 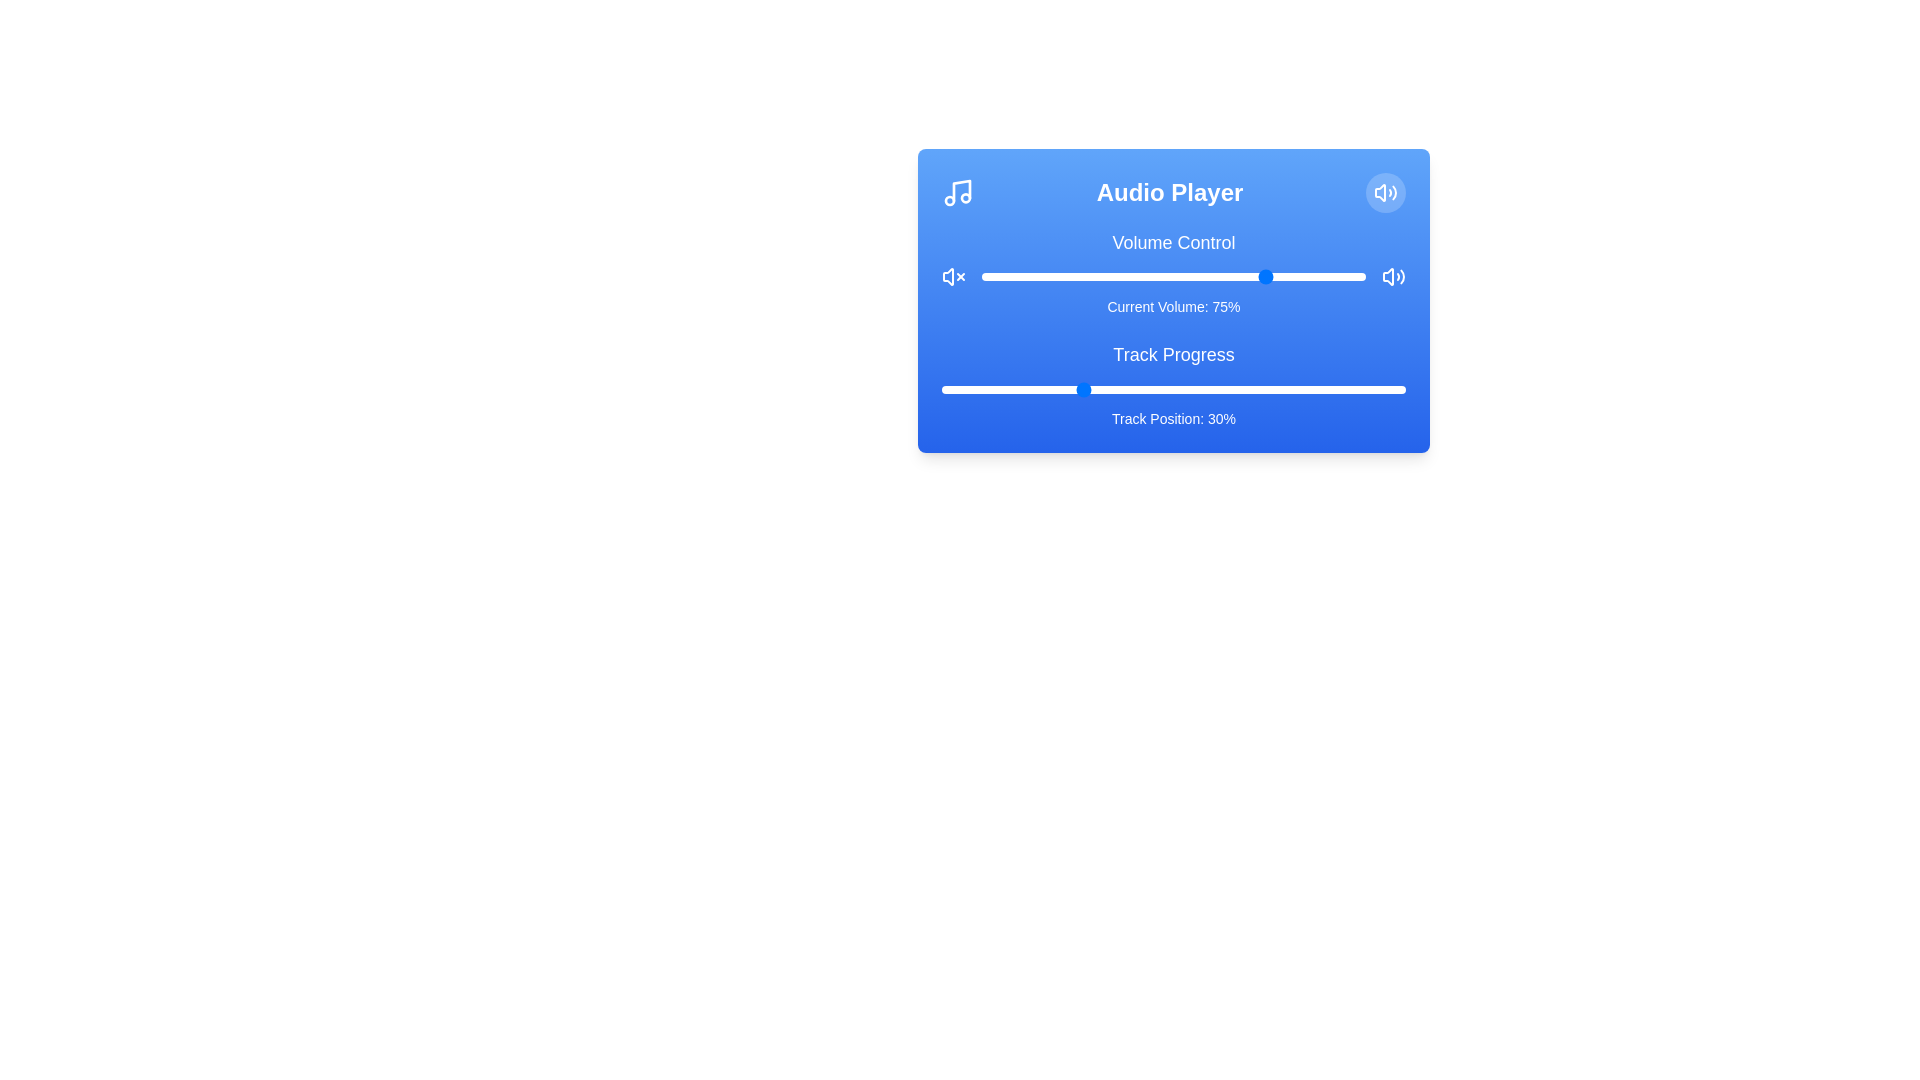 I want to click on text content of the label displaying 'Current Volume: 75%' located below the volume slider in the 'Audio Player' section, so click(x=1174, y=307).